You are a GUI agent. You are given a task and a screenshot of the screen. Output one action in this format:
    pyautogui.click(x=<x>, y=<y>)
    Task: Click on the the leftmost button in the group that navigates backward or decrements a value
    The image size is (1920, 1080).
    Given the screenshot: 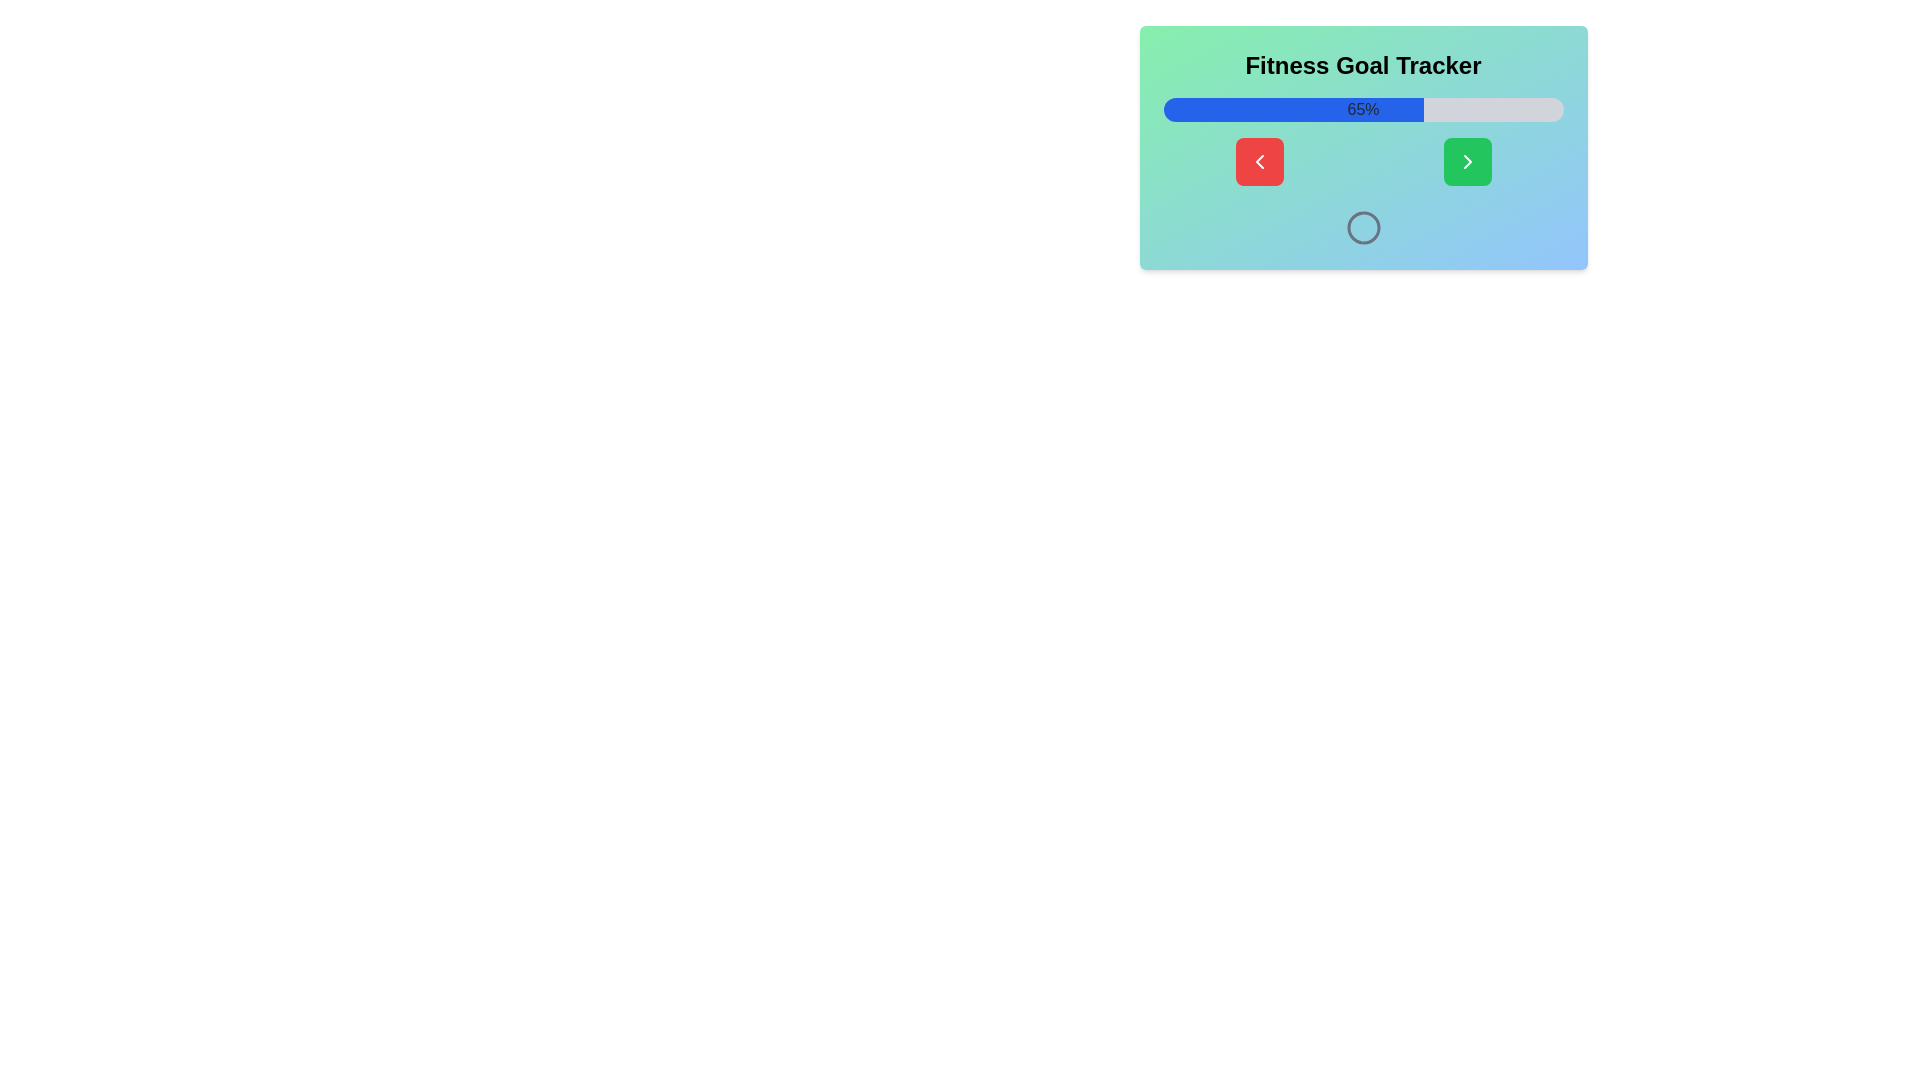 What is the action you would take?
    pyautogui.click(x=1258, y=161)
    